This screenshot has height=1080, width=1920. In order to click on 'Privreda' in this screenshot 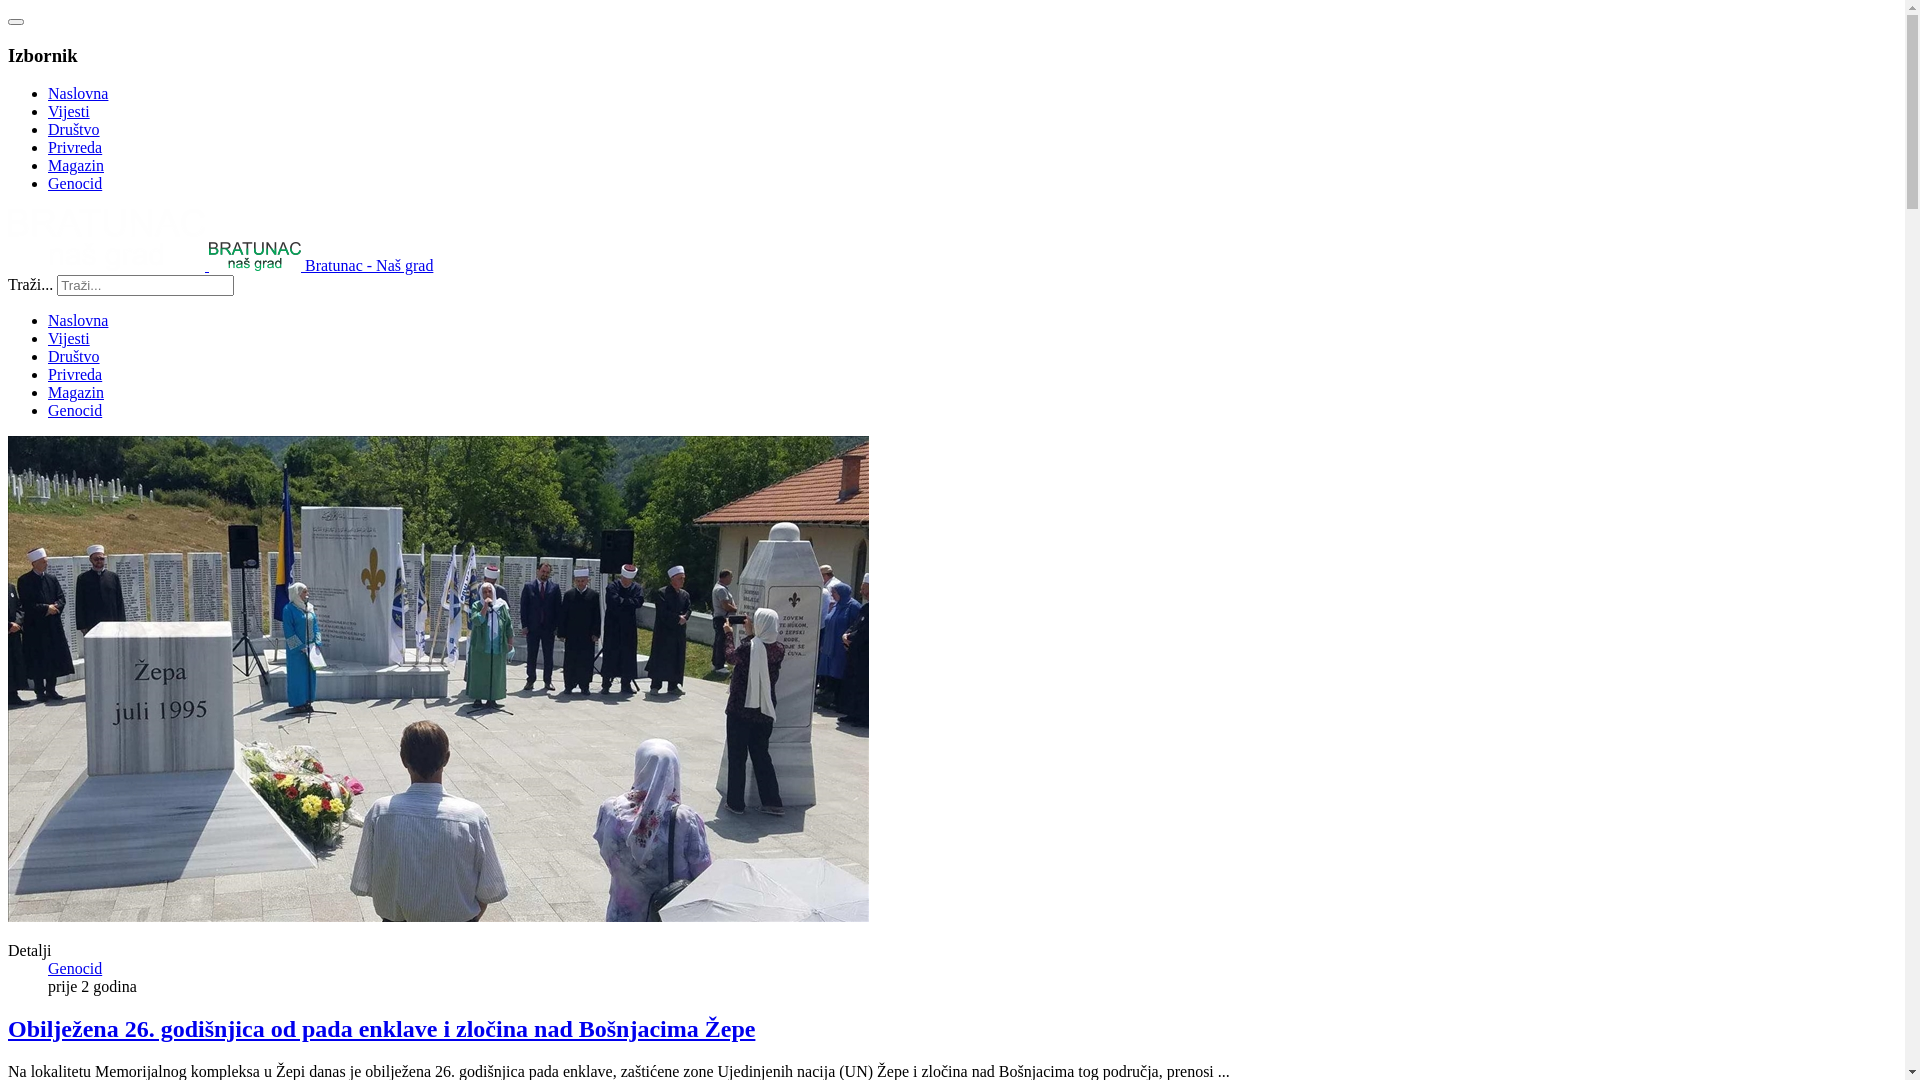, I will do `click(75, 374)`.